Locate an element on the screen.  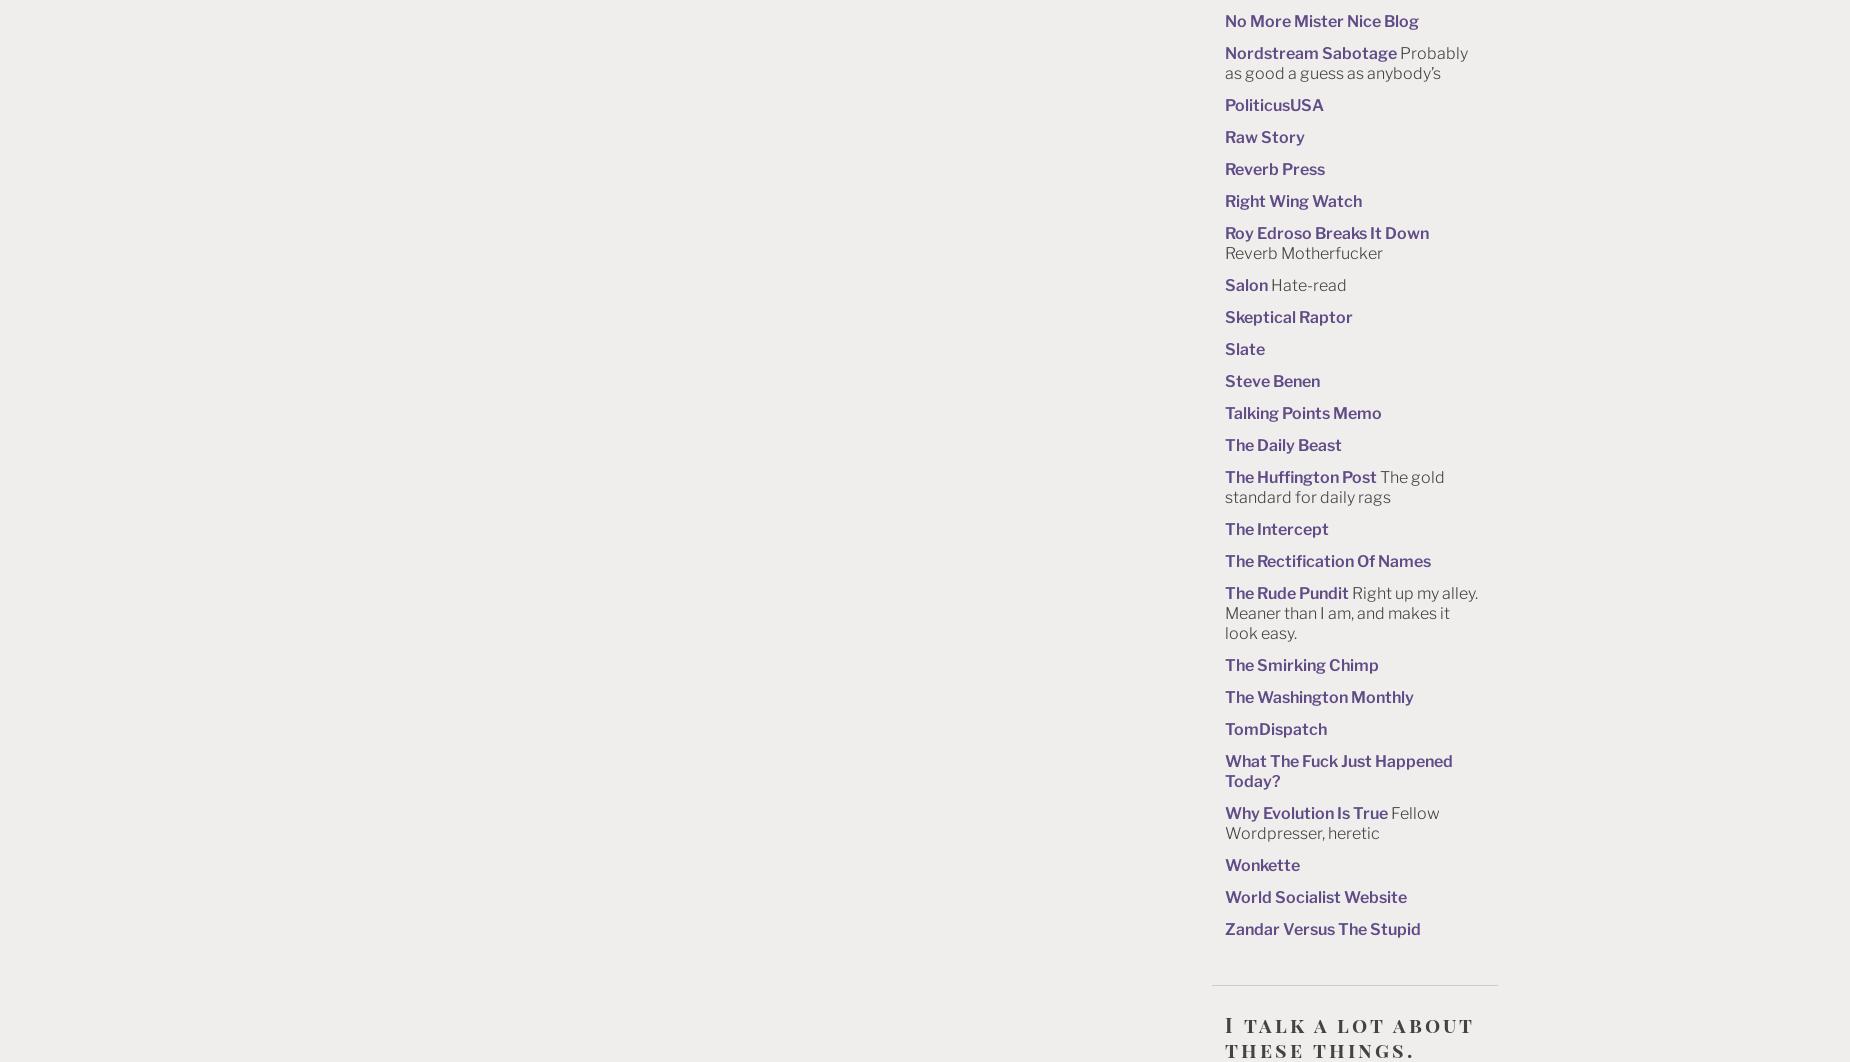
'The Intercept' is located at coordinates (1224, 527).